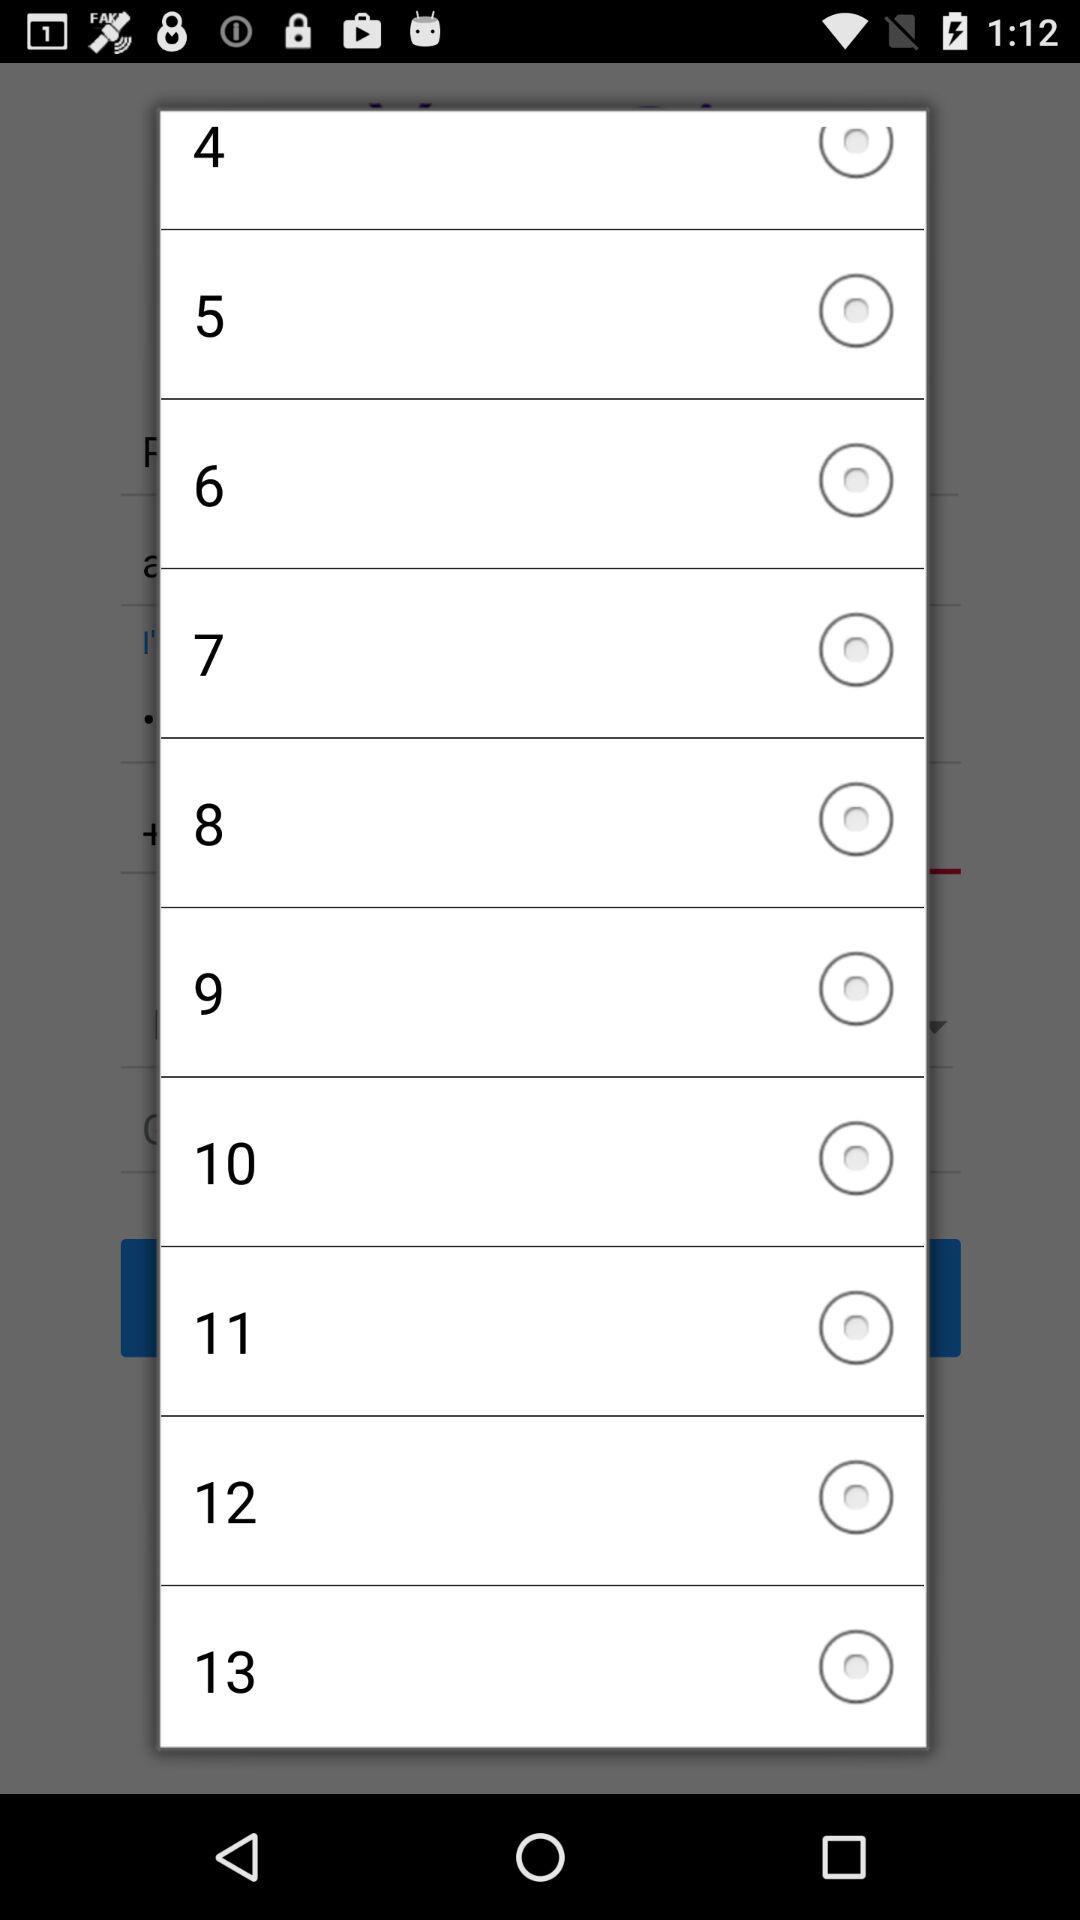 This screenshot has height=1920, width=1080. I want to click on checkbox below 8 checkbox, so click(542, 992).